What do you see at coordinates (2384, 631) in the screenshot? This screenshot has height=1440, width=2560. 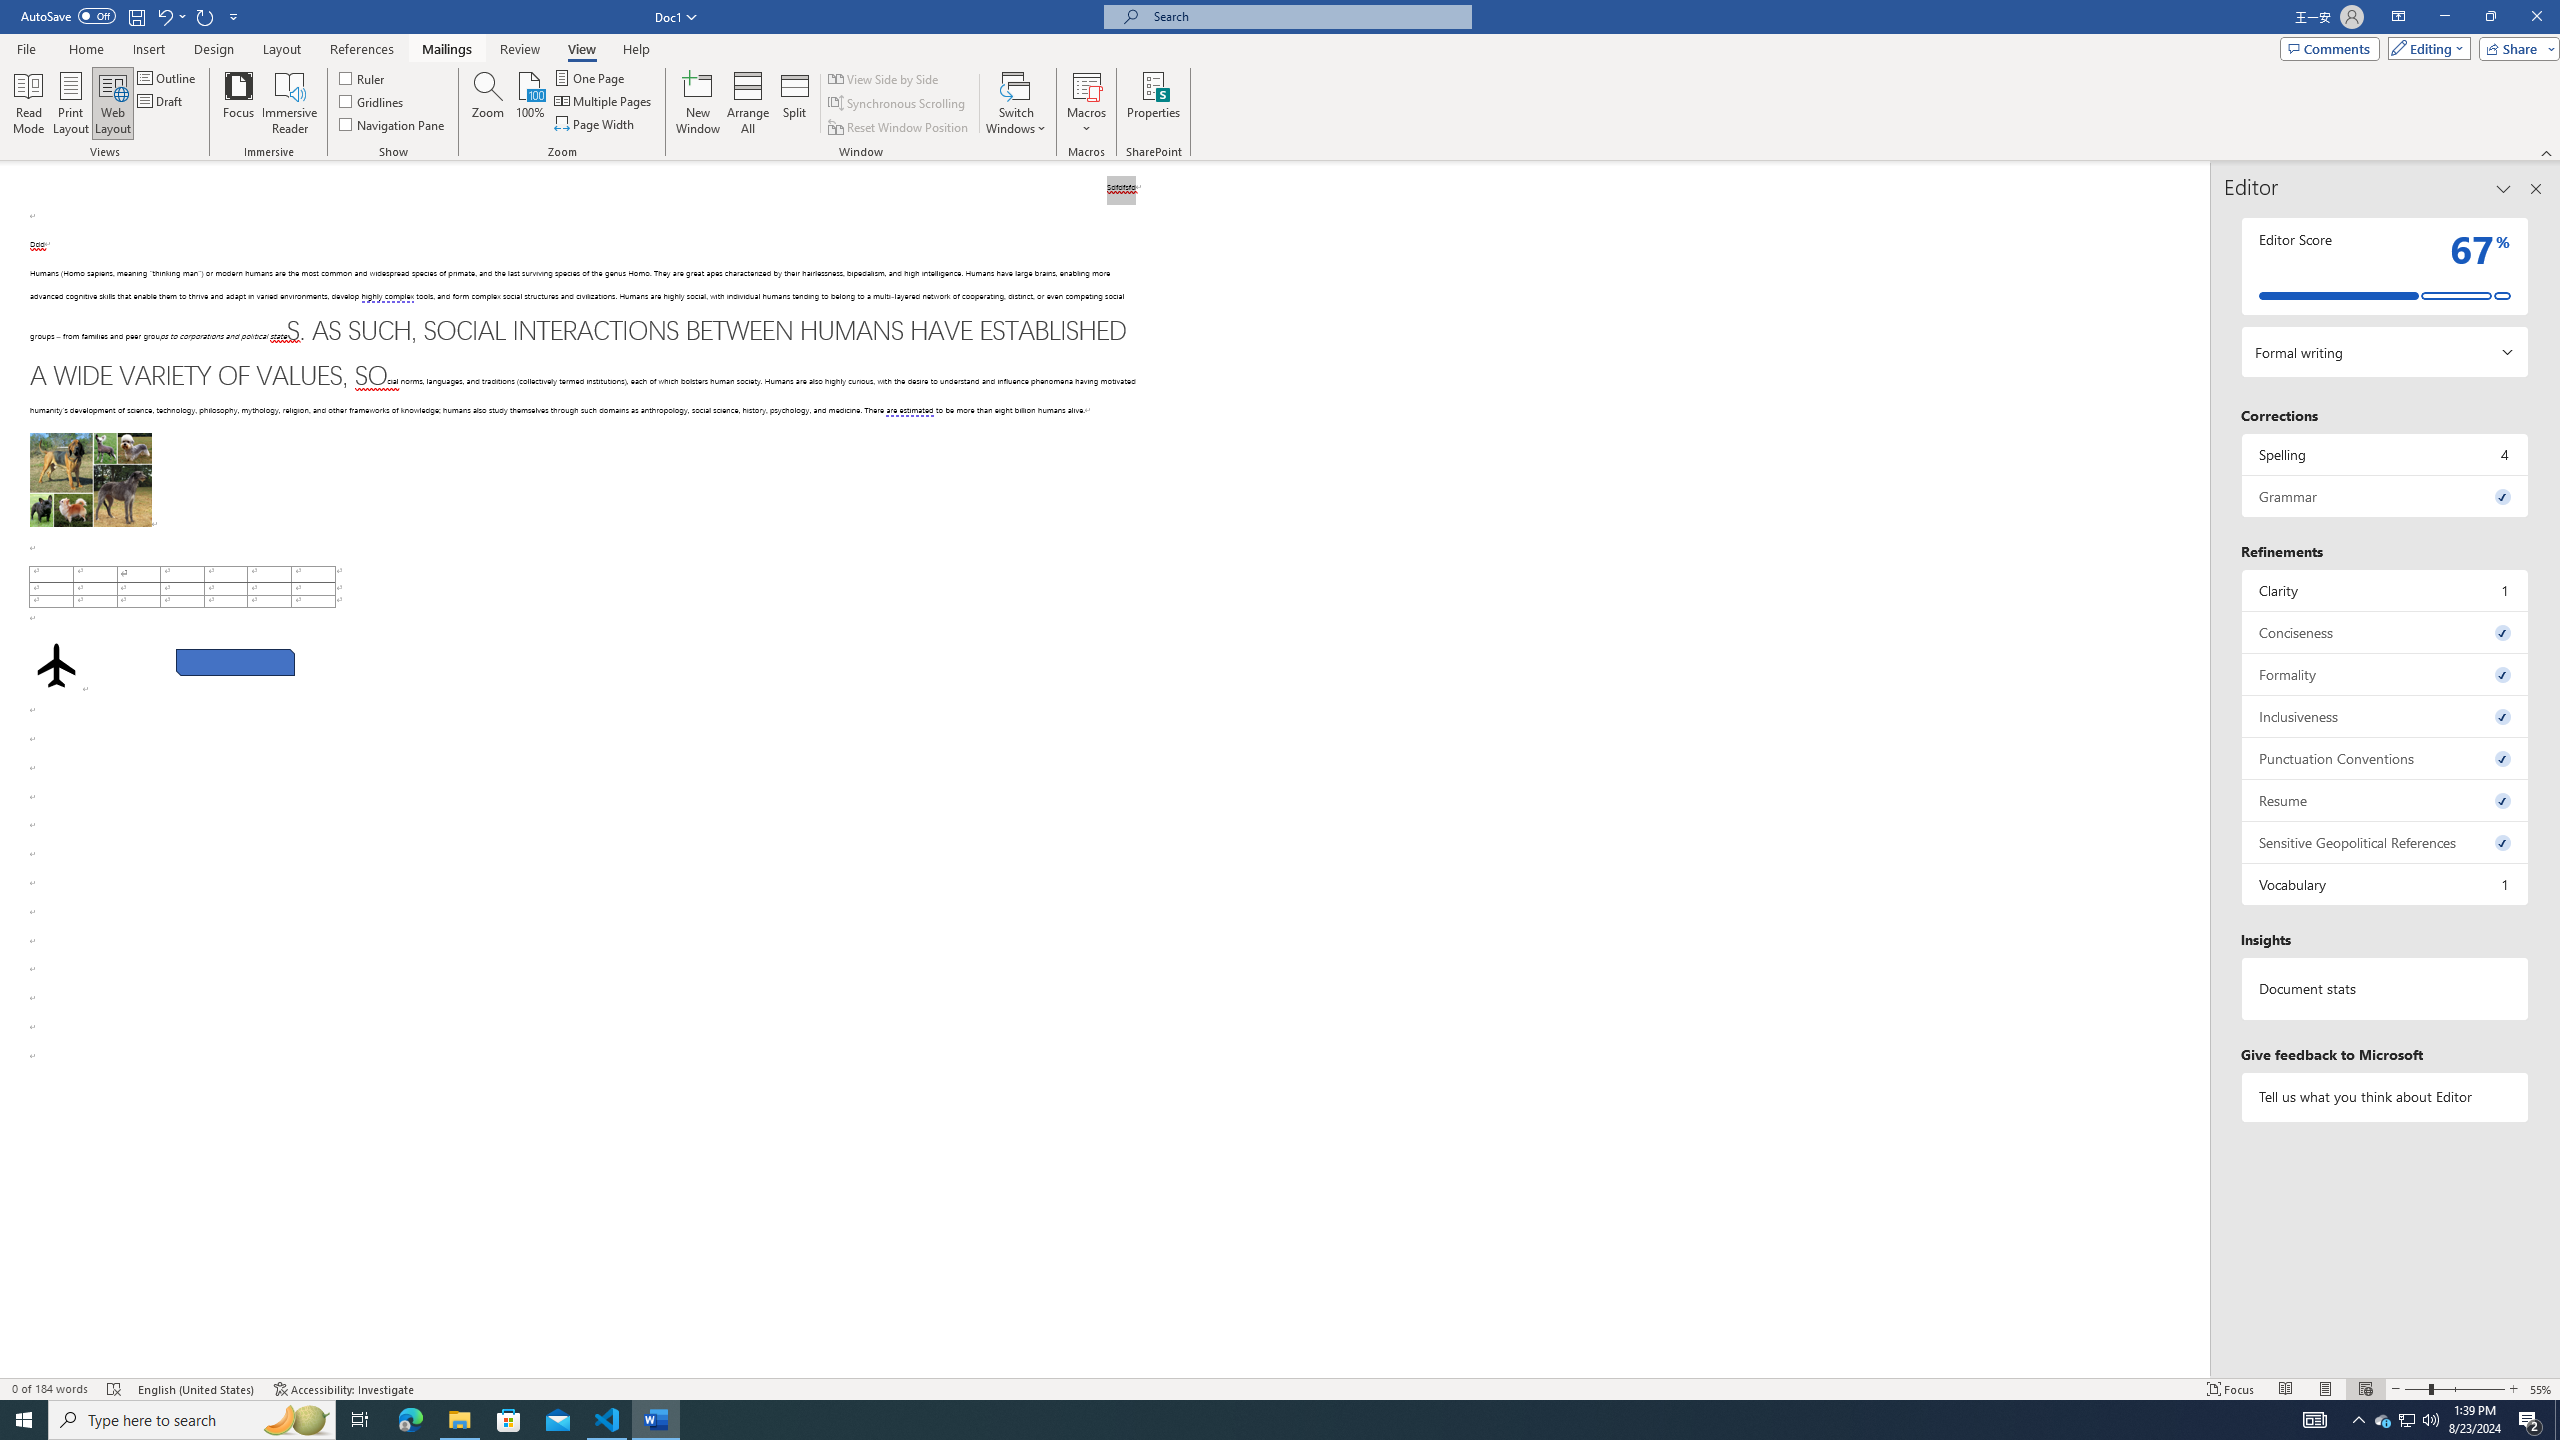 I see `'Conciseness, 0 issues. Press space or enter to review items.'` at bounding box center [2384, 631].